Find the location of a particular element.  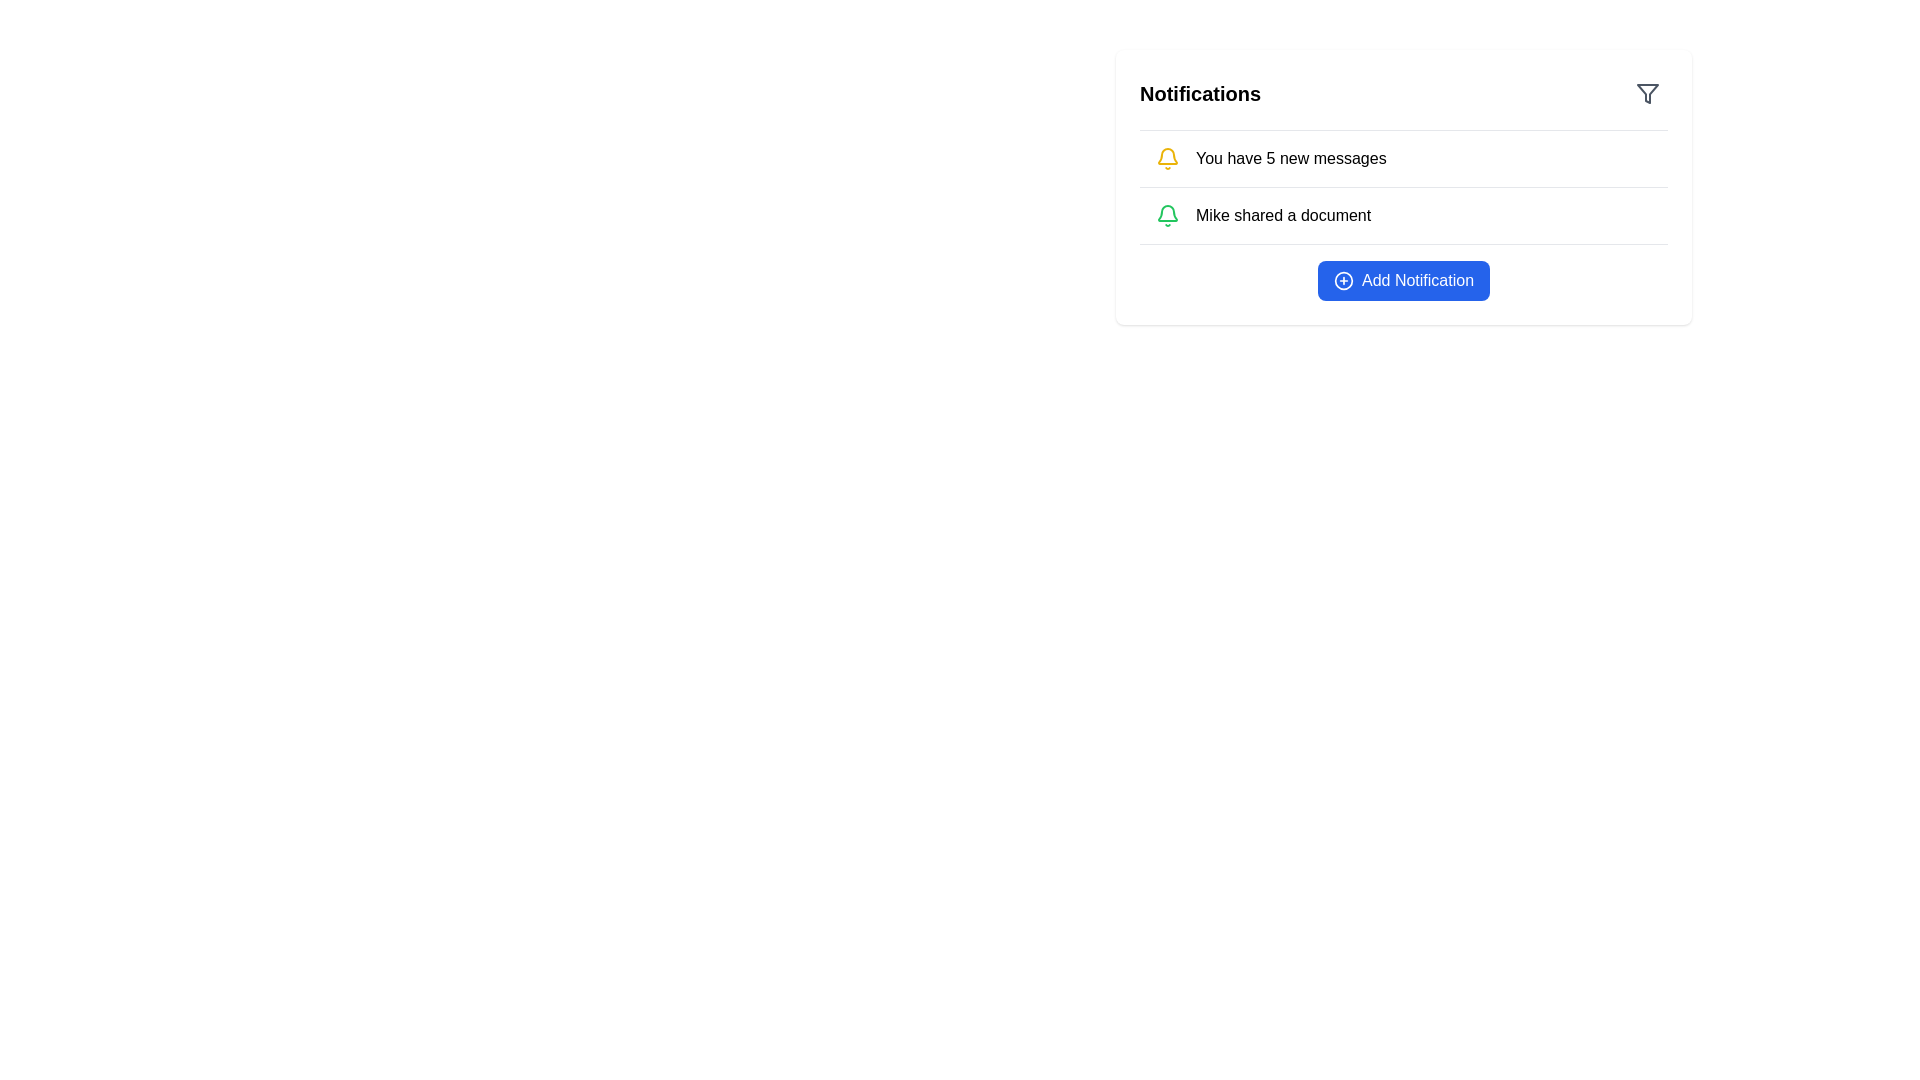

the text label that informs the user about the activity 'Mike shared a document.', located in the notification panel as the second entry is located at coordinates (1283, 216).